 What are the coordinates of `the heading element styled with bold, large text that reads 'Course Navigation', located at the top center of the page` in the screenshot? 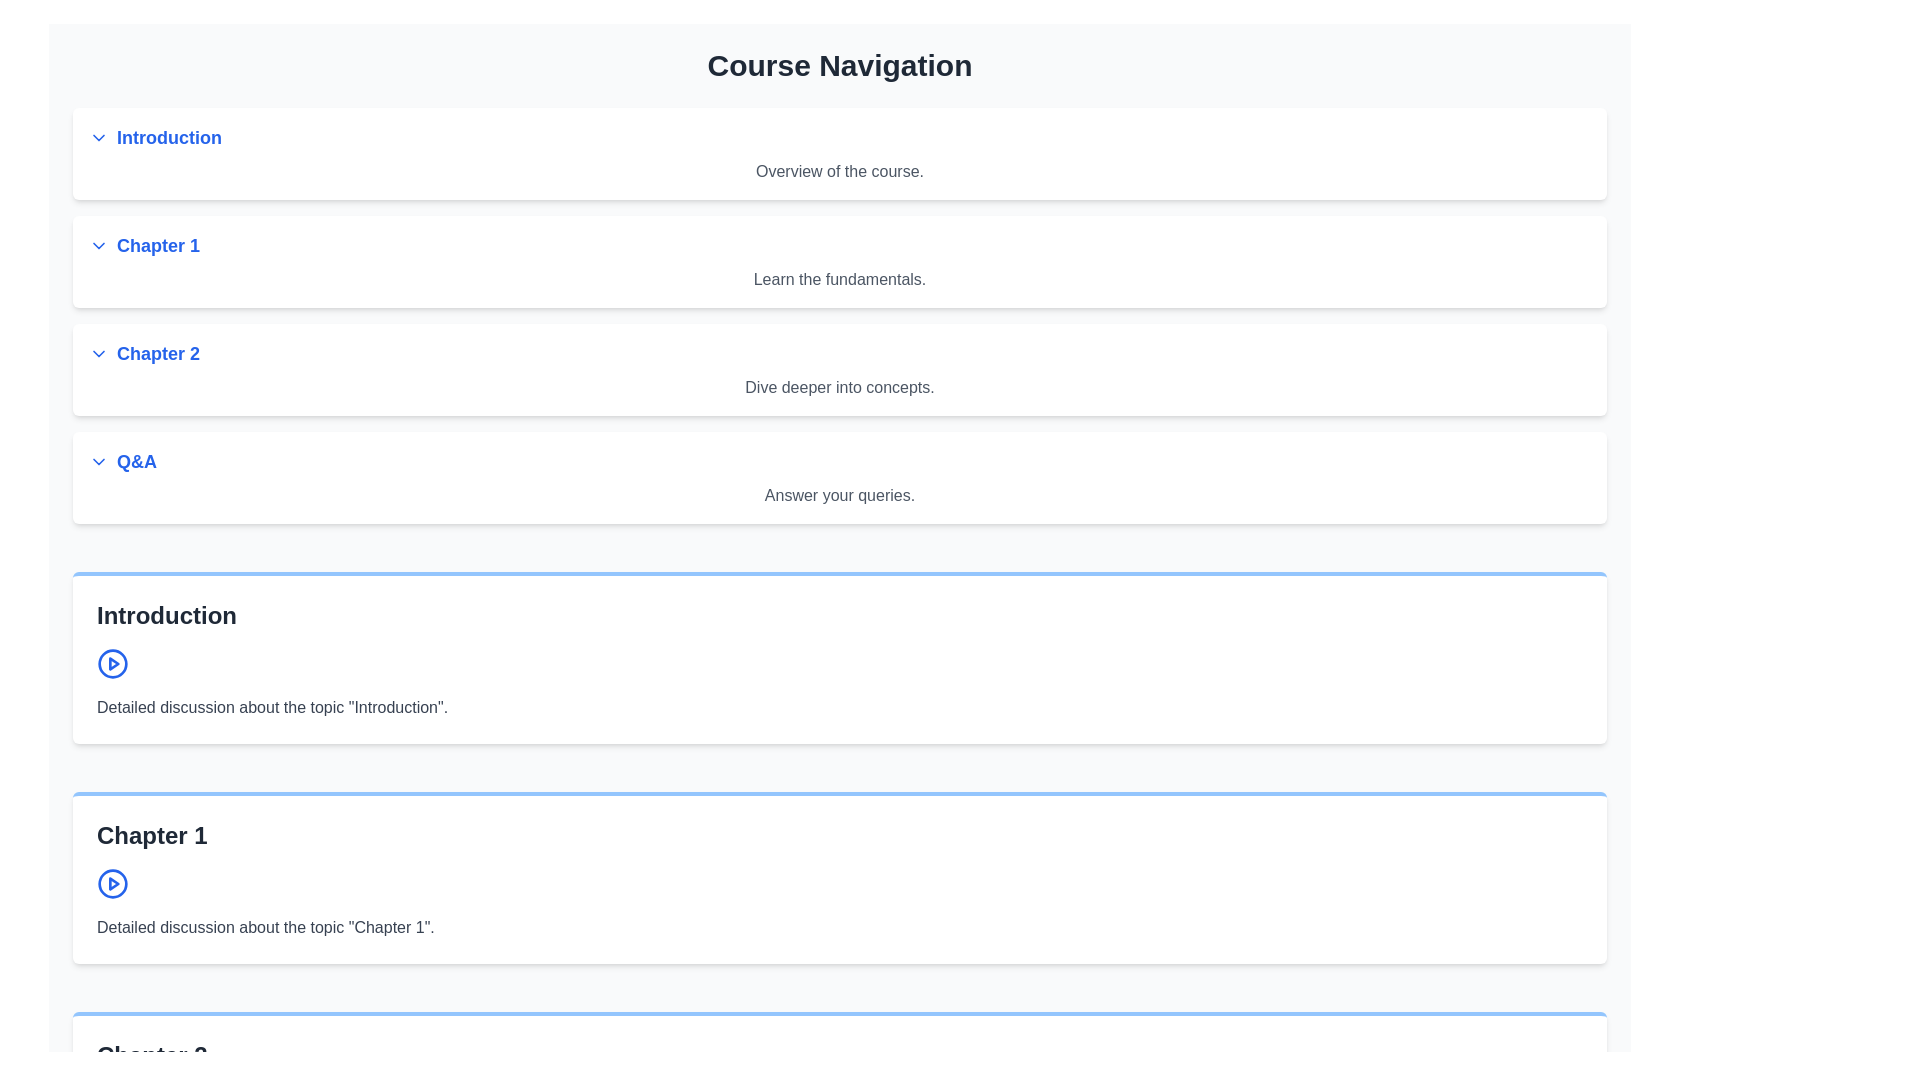 It's located at (840, 64).